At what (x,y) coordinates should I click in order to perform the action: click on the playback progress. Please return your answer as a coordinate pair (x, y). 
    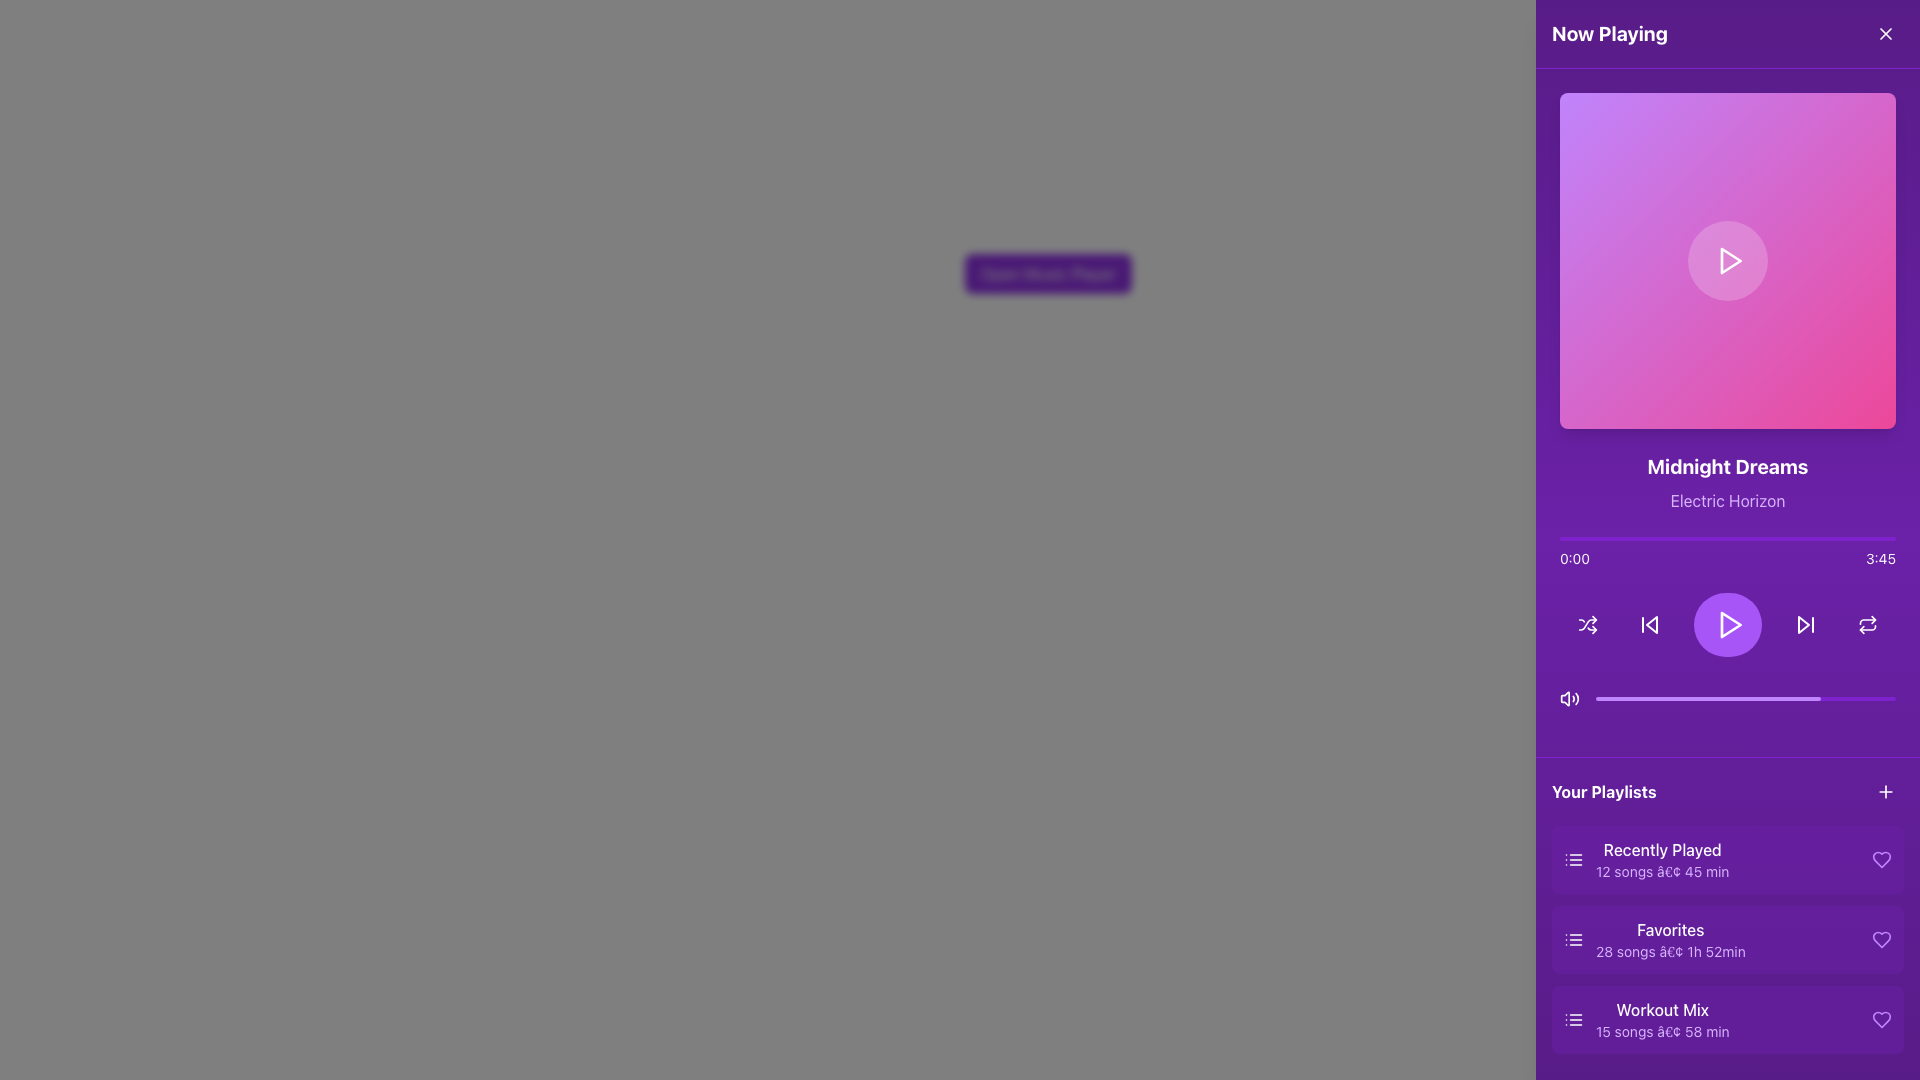
    Looking at the image, I should click on (1720, 697).